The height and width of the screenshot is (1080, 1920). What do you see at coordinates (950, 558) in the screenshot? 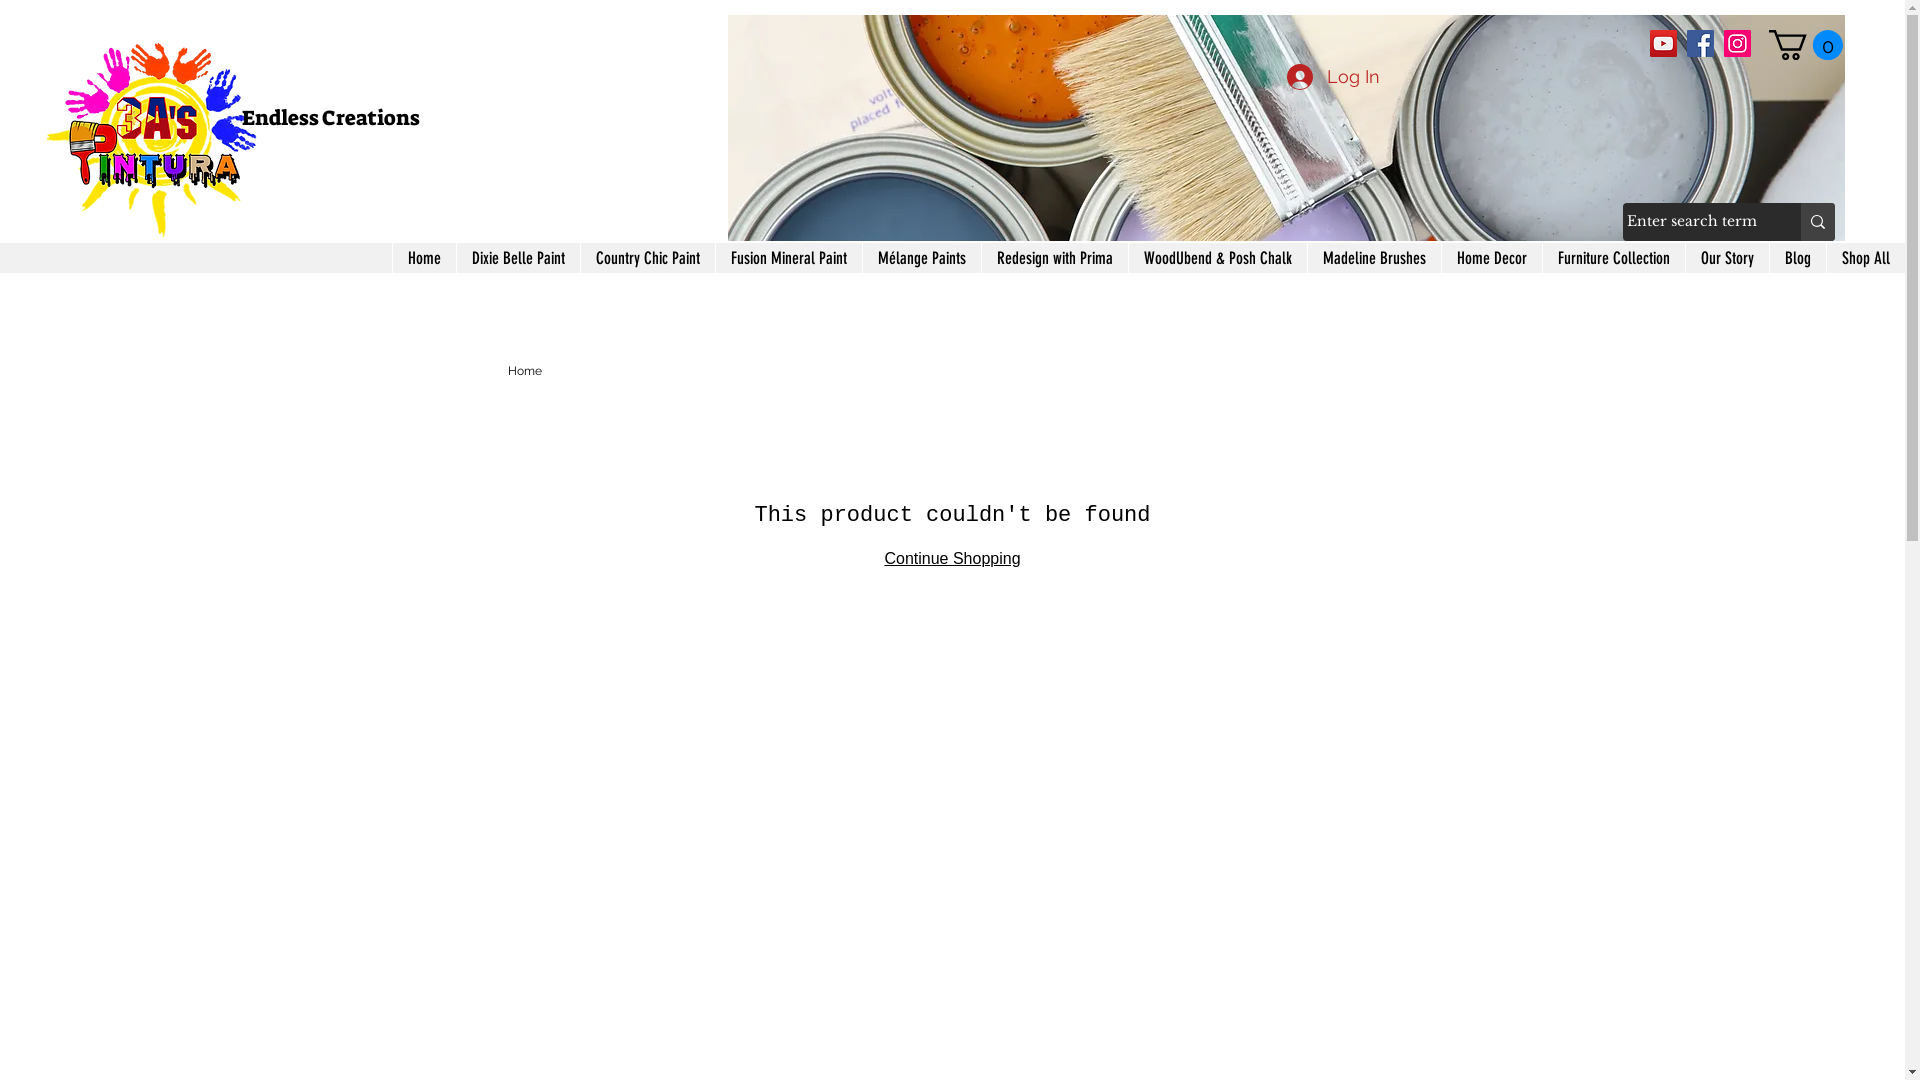
I see `'Continue Shopping'` at bounding box center [950, 558].